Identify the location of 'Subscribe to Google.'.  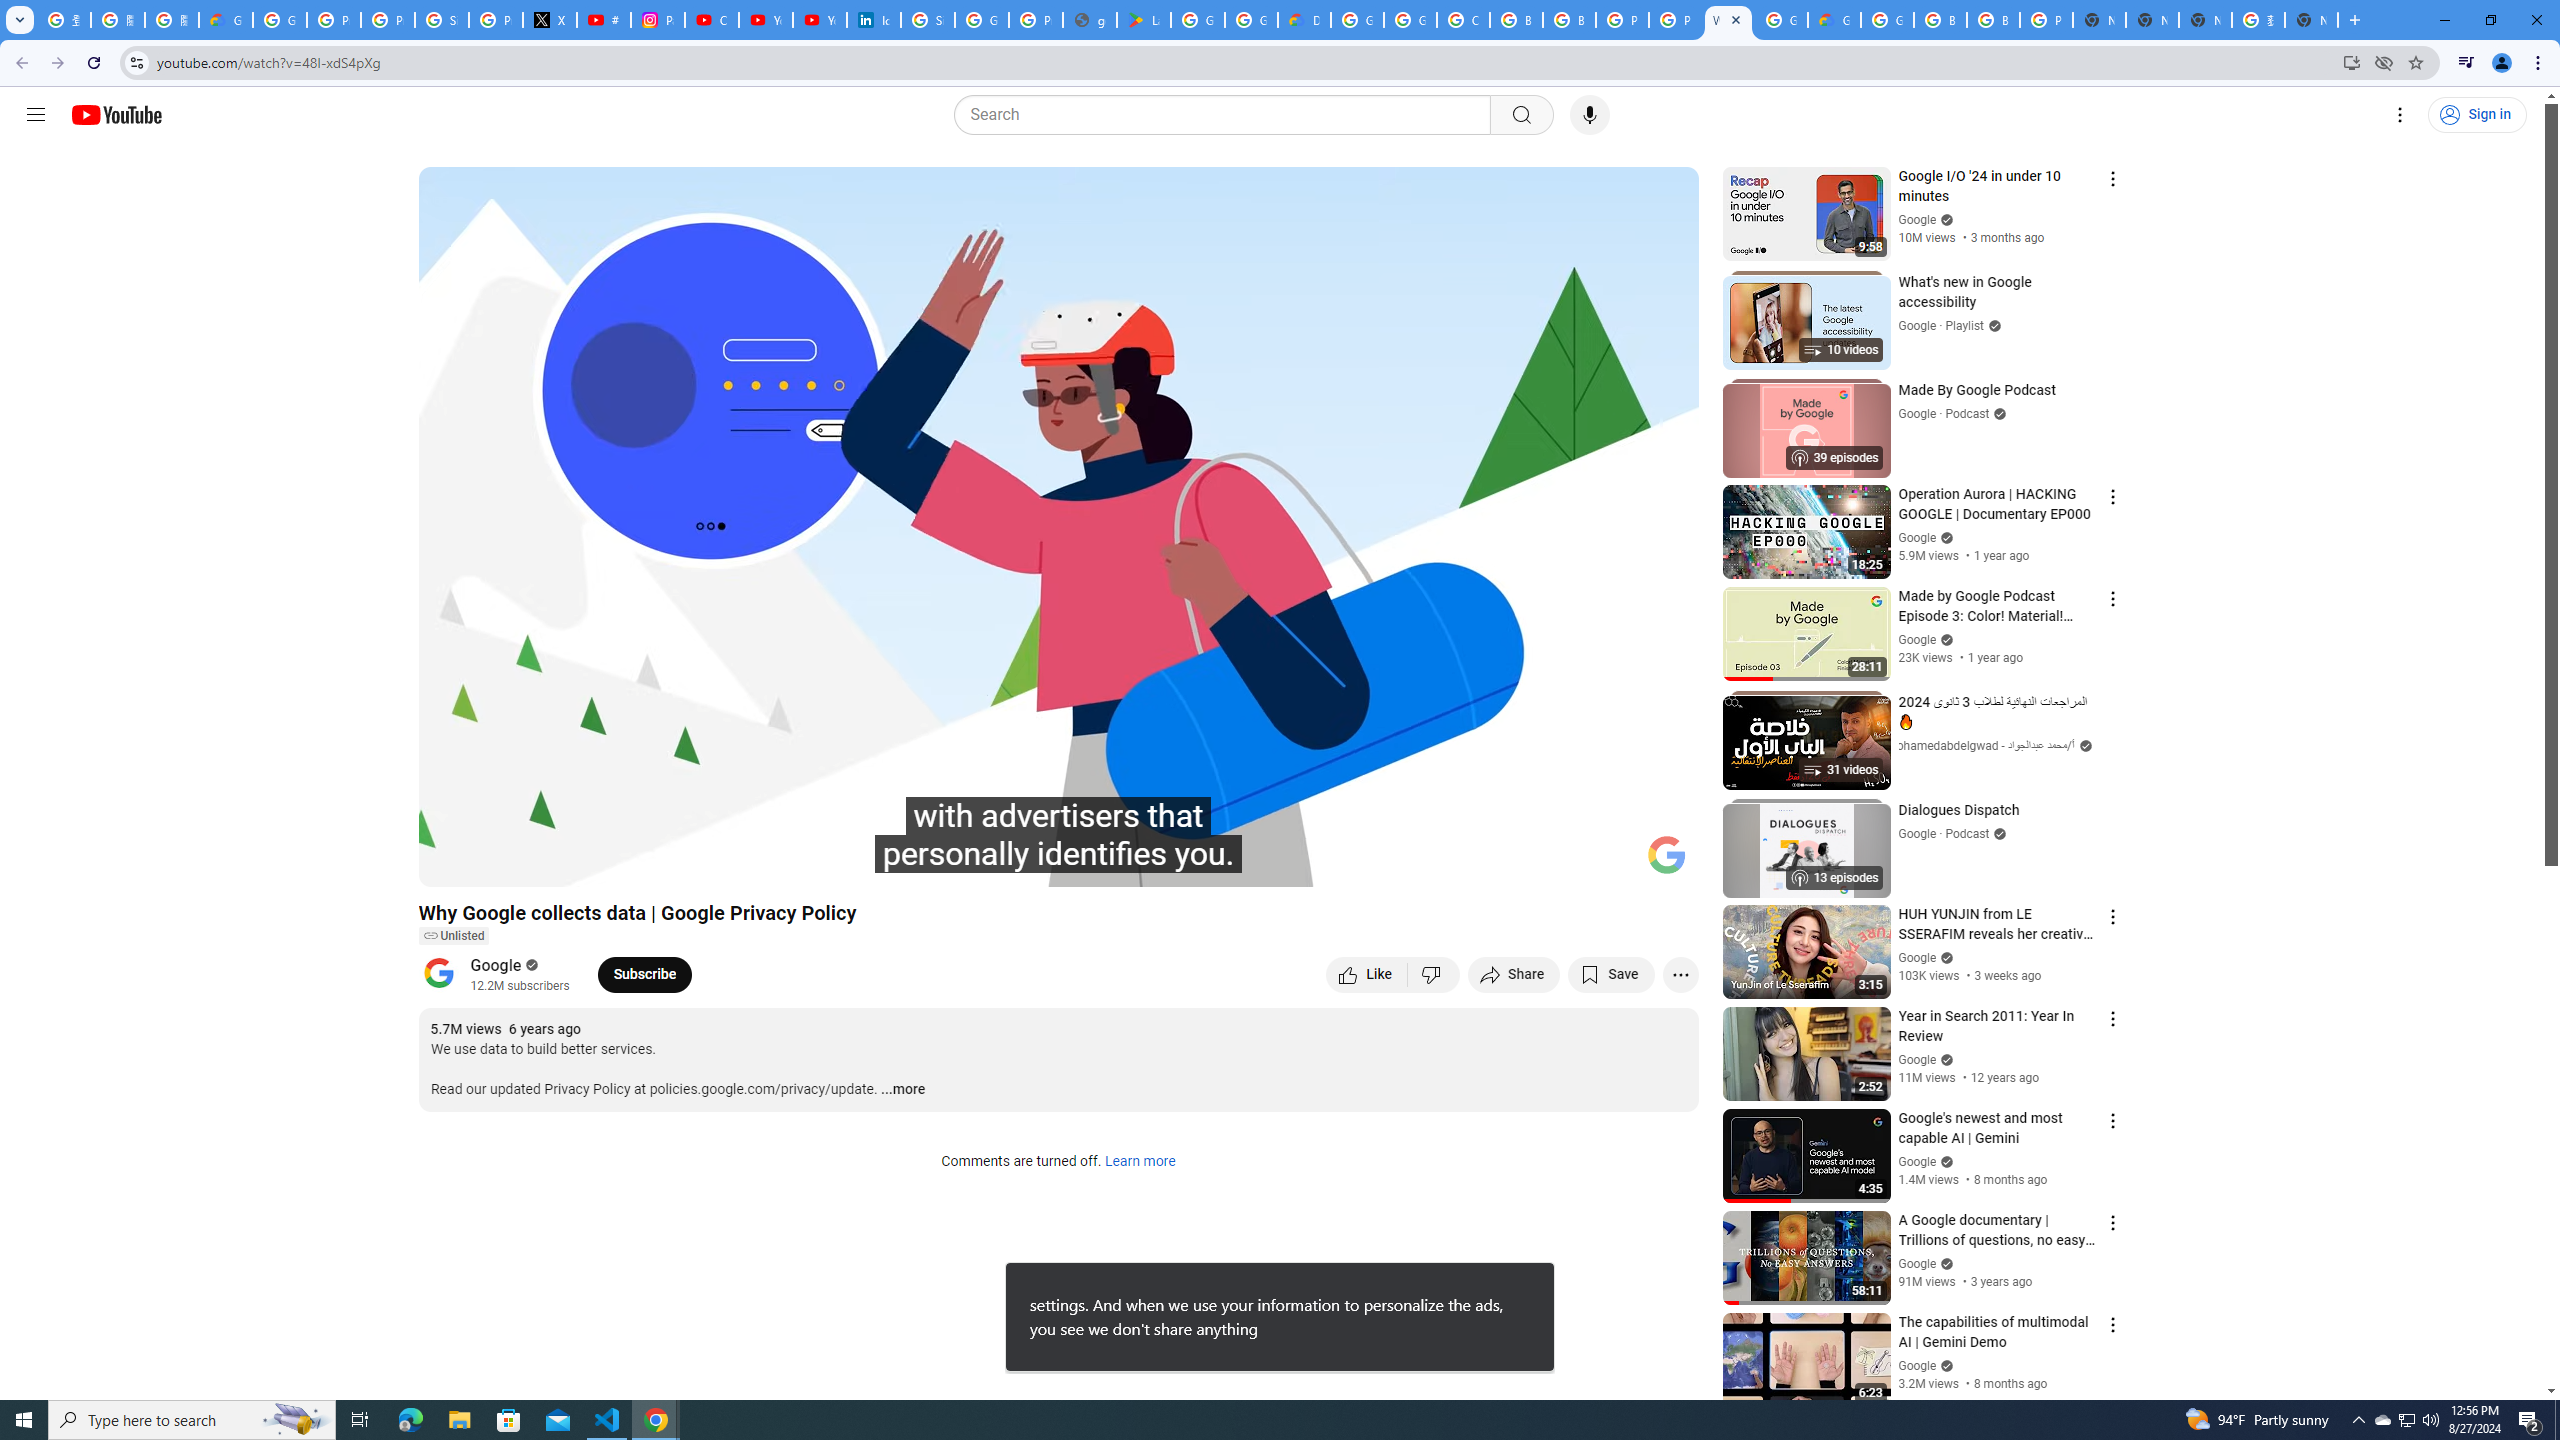
(644, 973).